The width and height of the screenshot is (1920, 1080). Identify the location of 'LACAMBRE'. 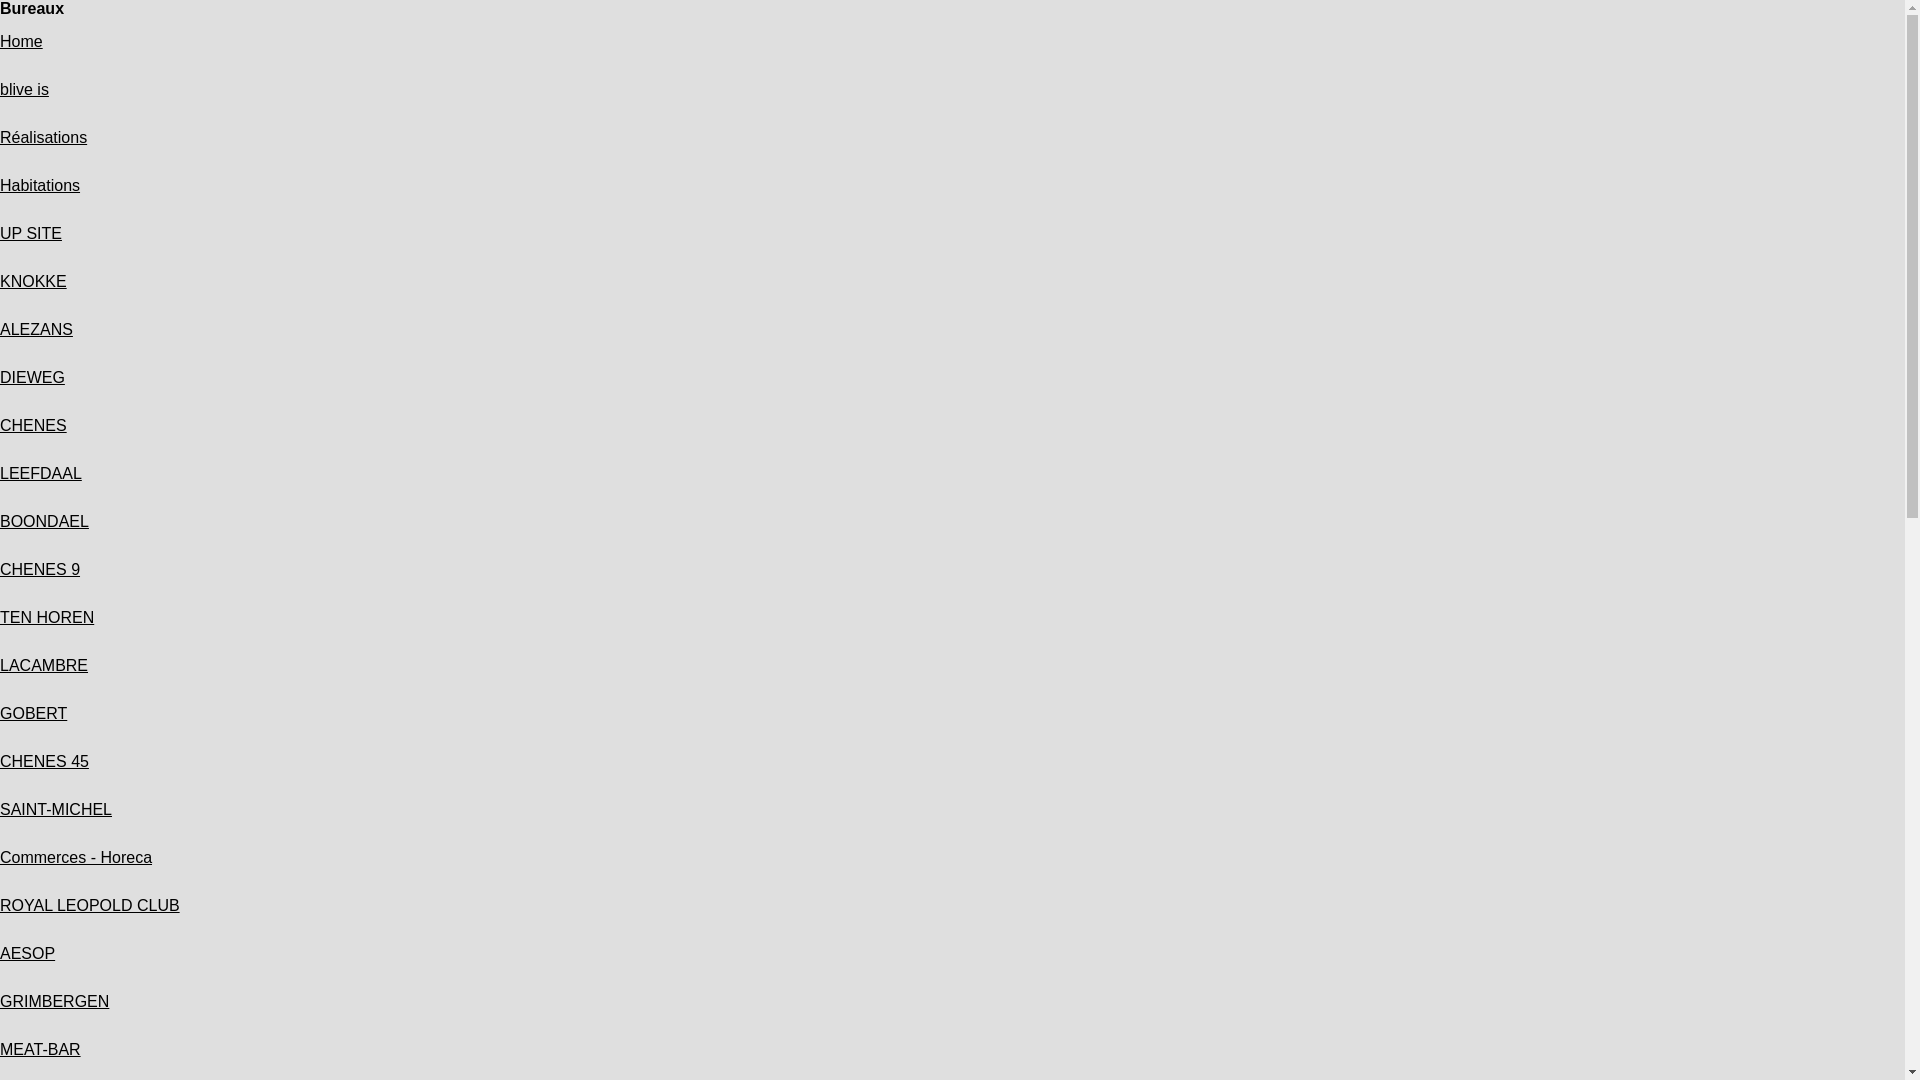
(0, 665).